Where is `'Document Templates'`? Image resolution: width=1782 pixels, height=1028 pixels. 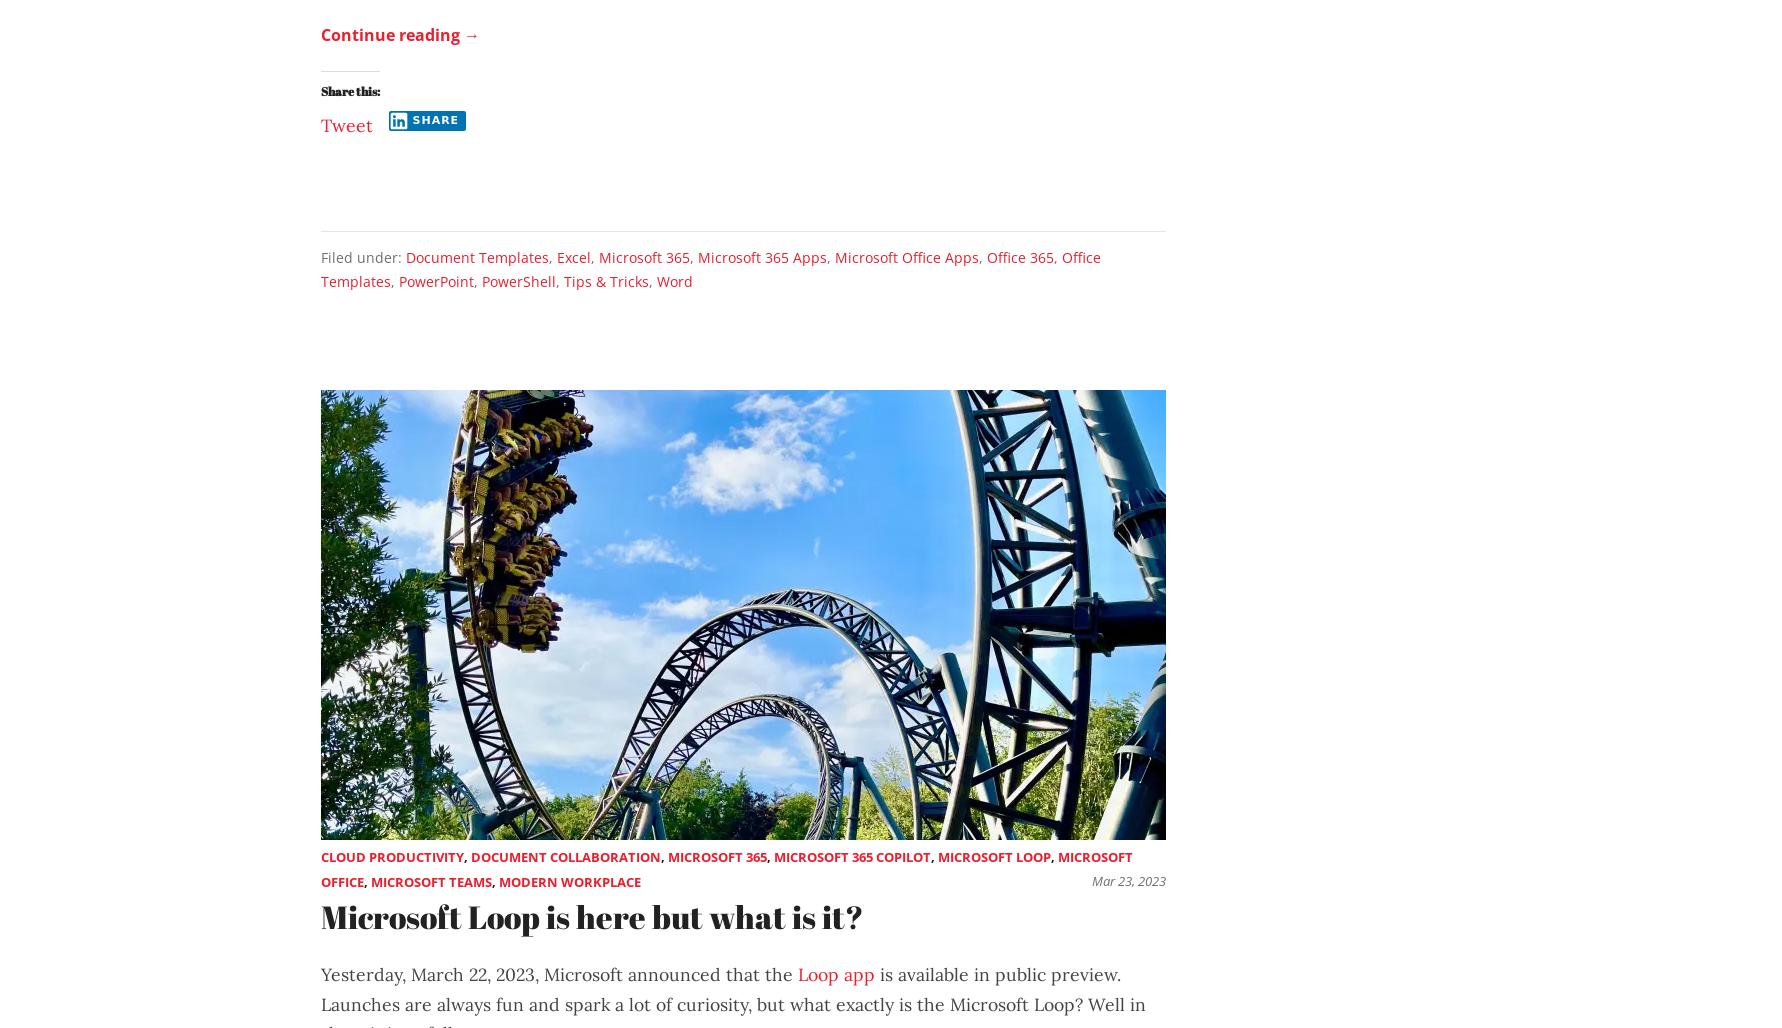
'Document Templates' is located at coordinates (476, 255).